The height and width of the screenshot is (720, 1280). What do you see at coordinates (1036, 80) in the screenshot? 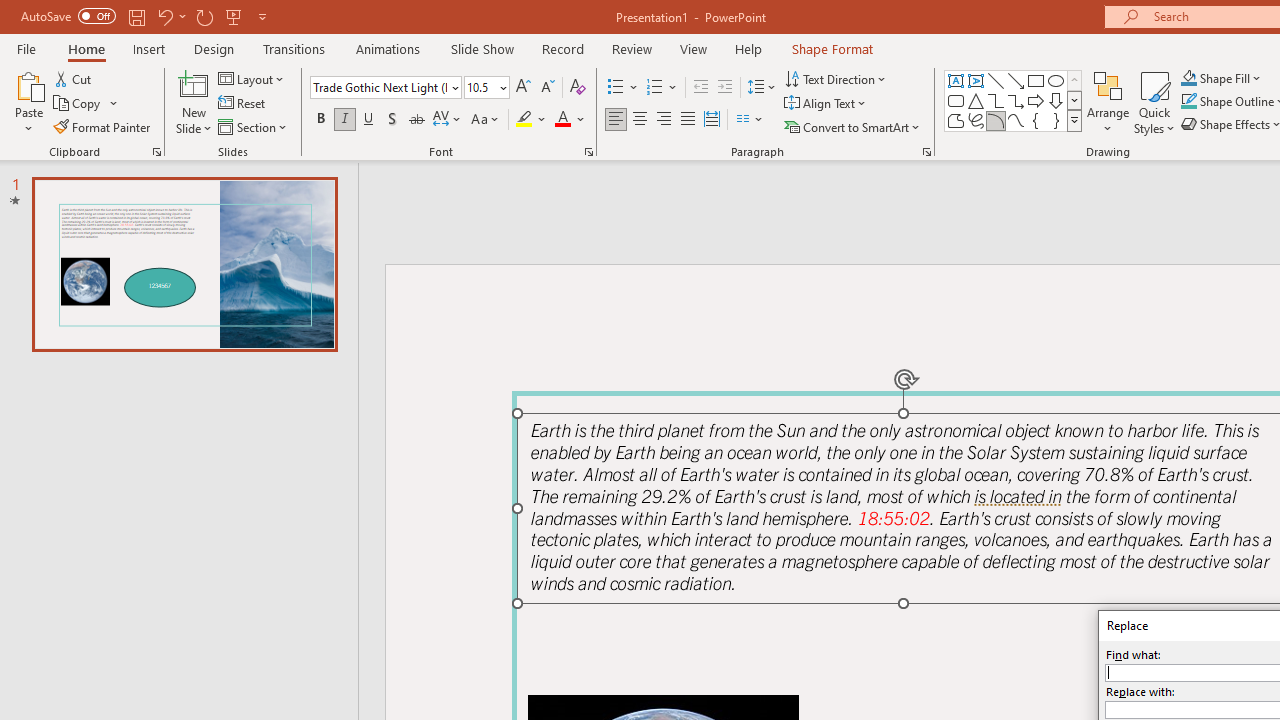
I see `'Rectangle'` at bounding box center [1036, 80].